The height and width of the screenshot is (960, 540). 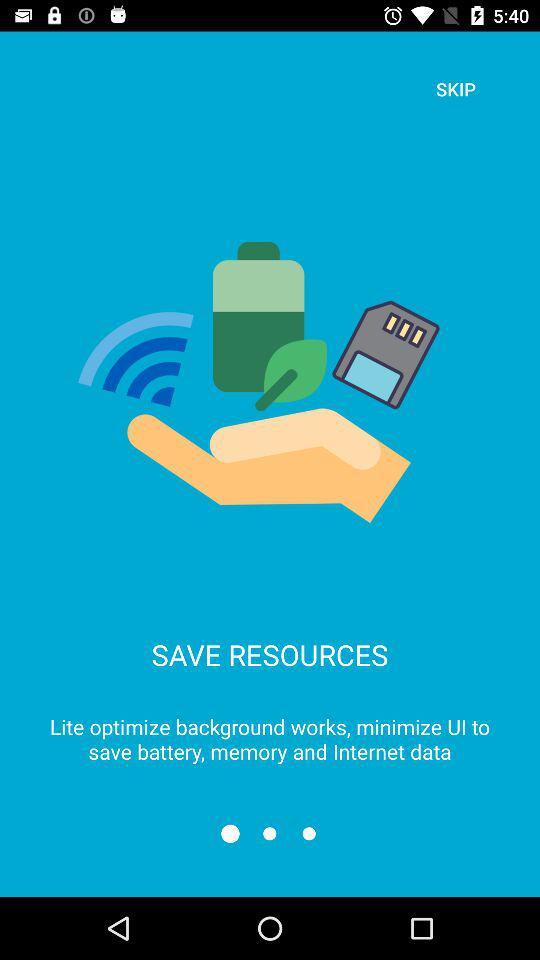 What do you see at coordinates (455, 89) in the screenshot?
I see `skip icon` at bounding box center [455, 89].